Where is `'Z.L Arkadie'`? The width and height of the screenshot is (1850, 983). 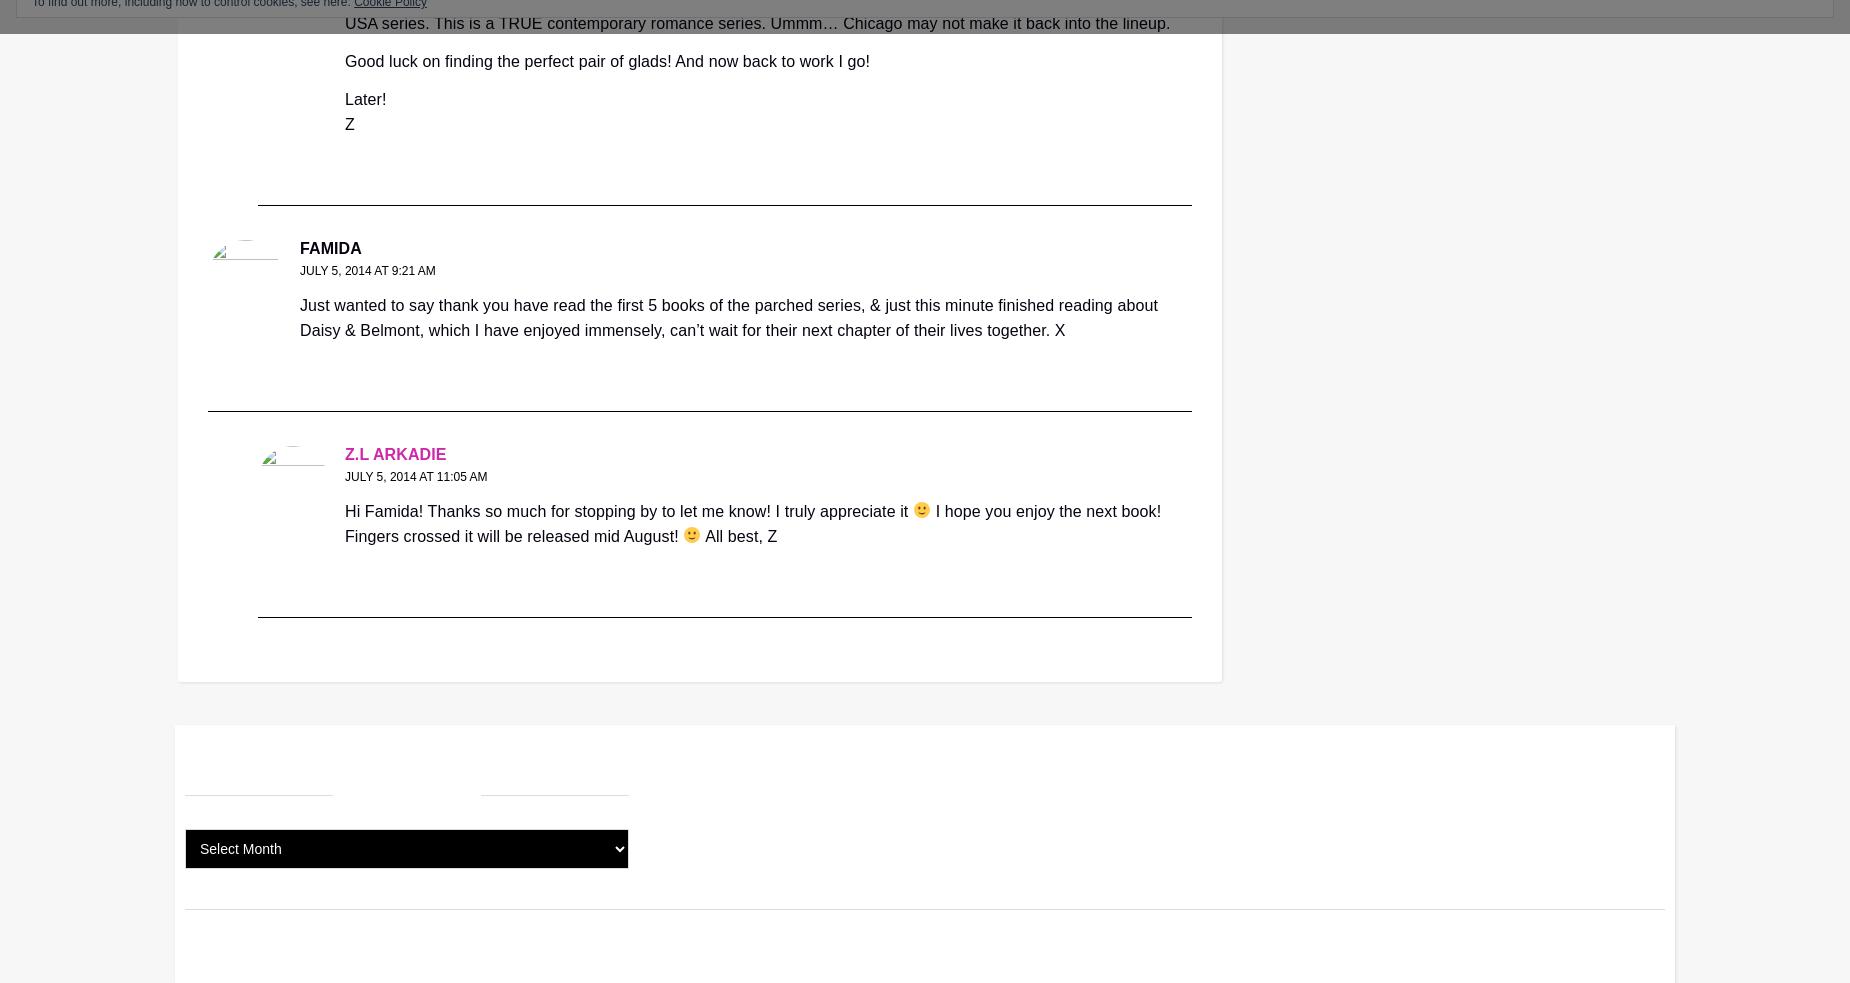 'Z.L Arkadie' is located at coordinates (394, 452).